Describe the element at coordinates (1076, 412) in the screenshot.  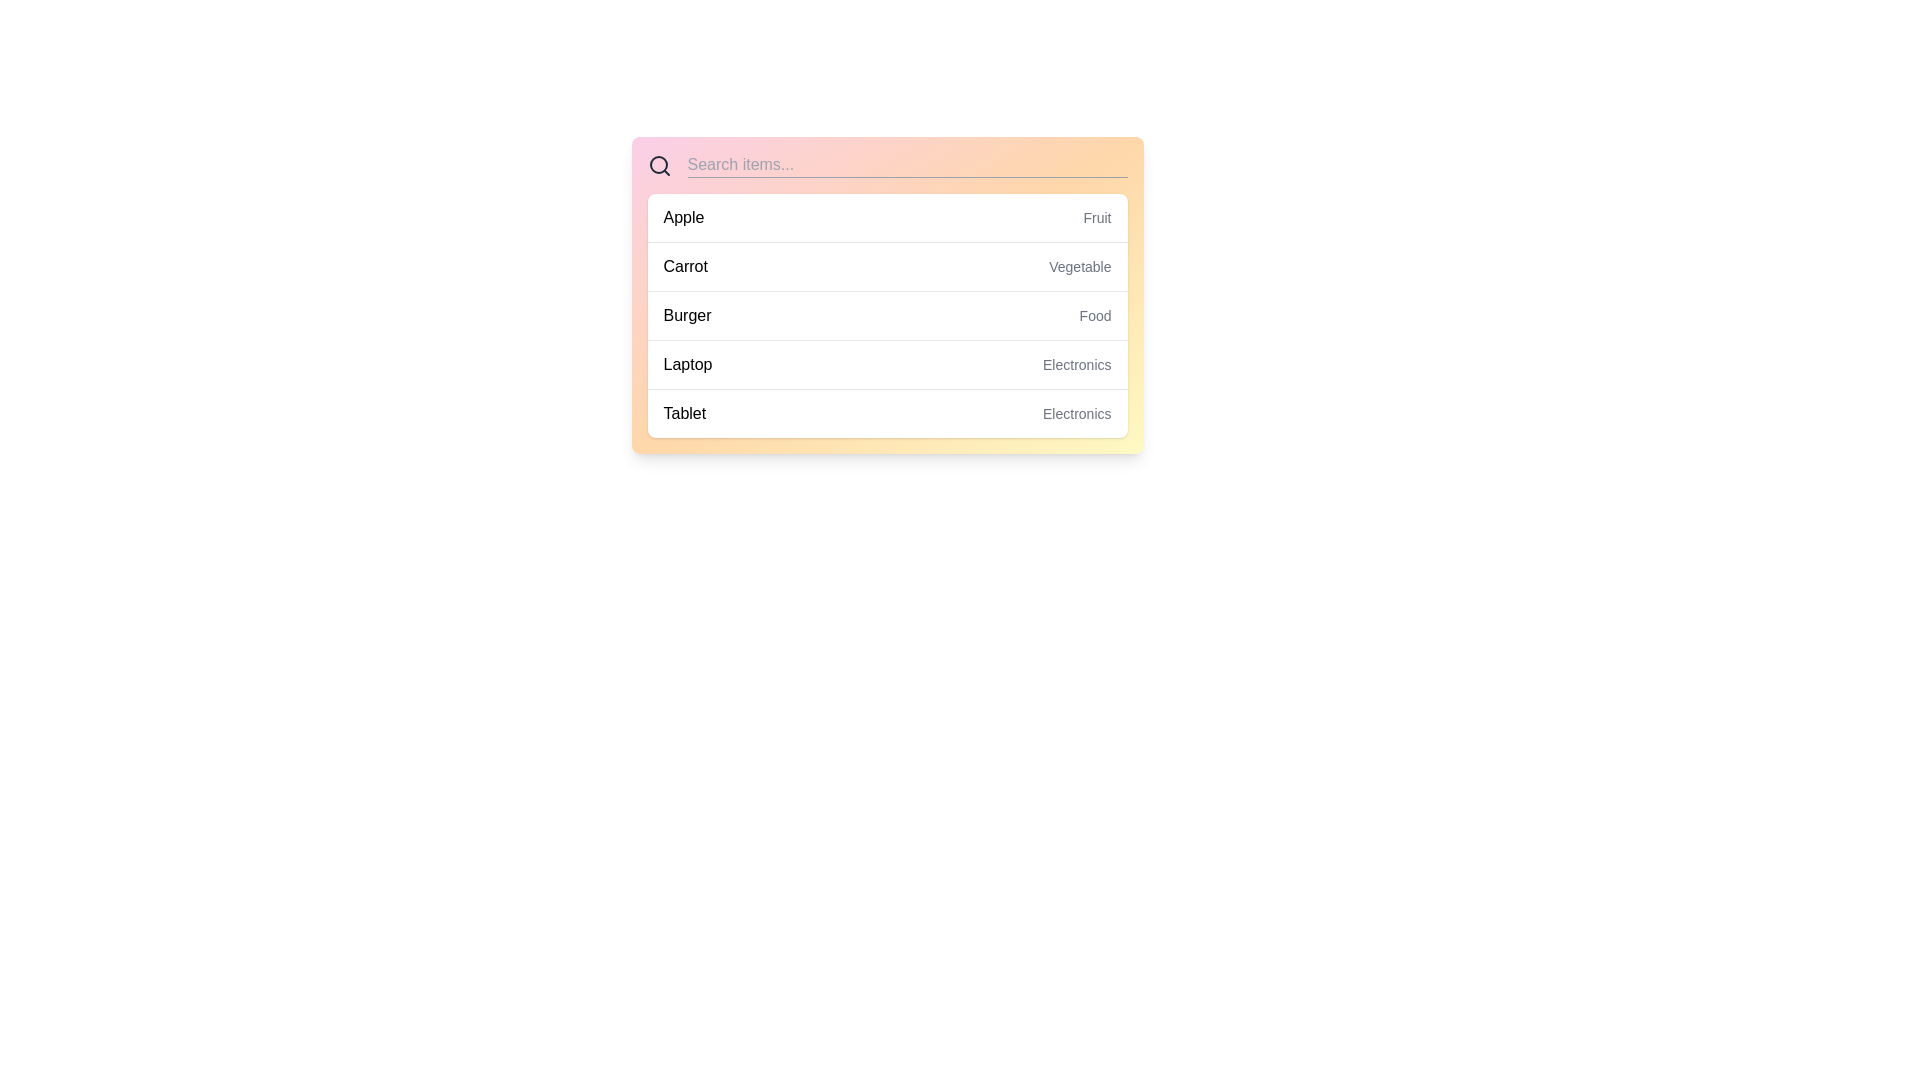
I see `the text label indicating the category 'Tablet' located in the right-aligned section of the list` at that location.